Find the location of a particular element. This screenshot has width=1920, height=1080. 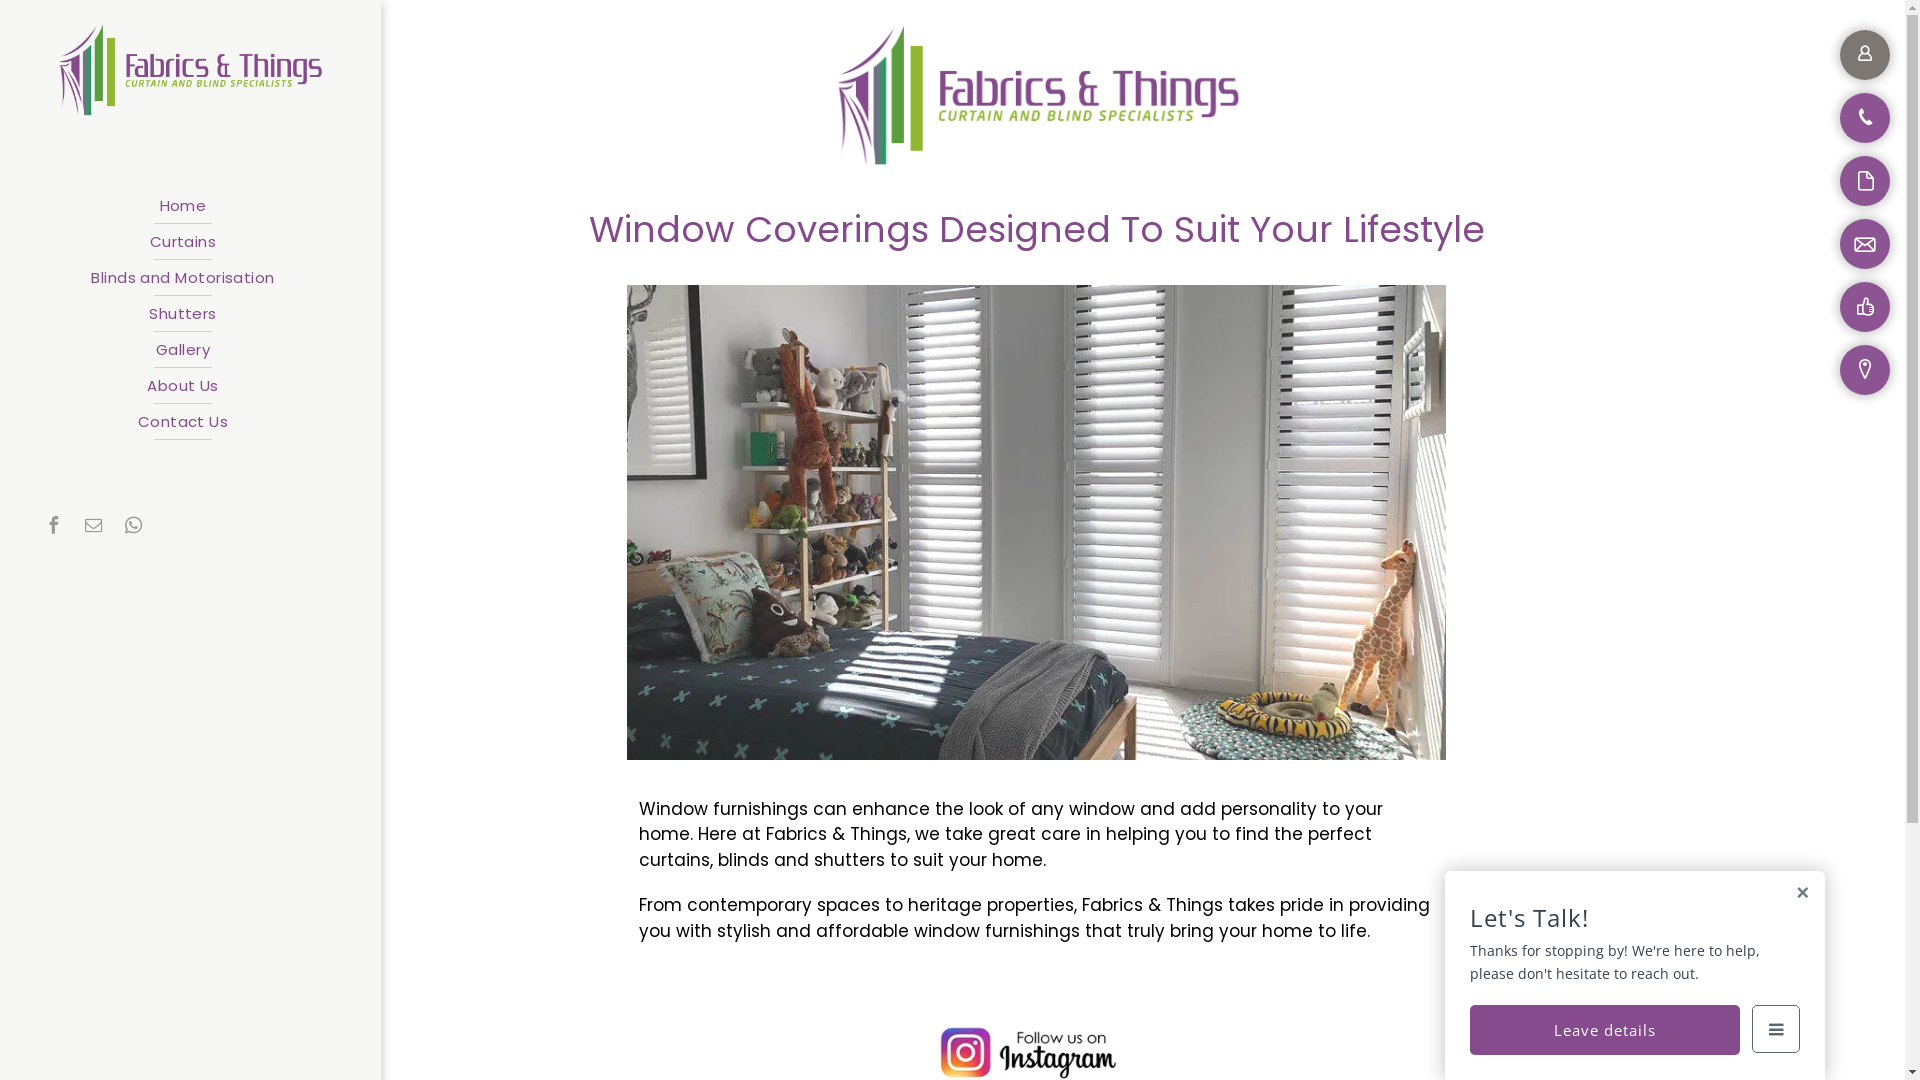

'Leave details' is located at coordinates (1604, 1029).